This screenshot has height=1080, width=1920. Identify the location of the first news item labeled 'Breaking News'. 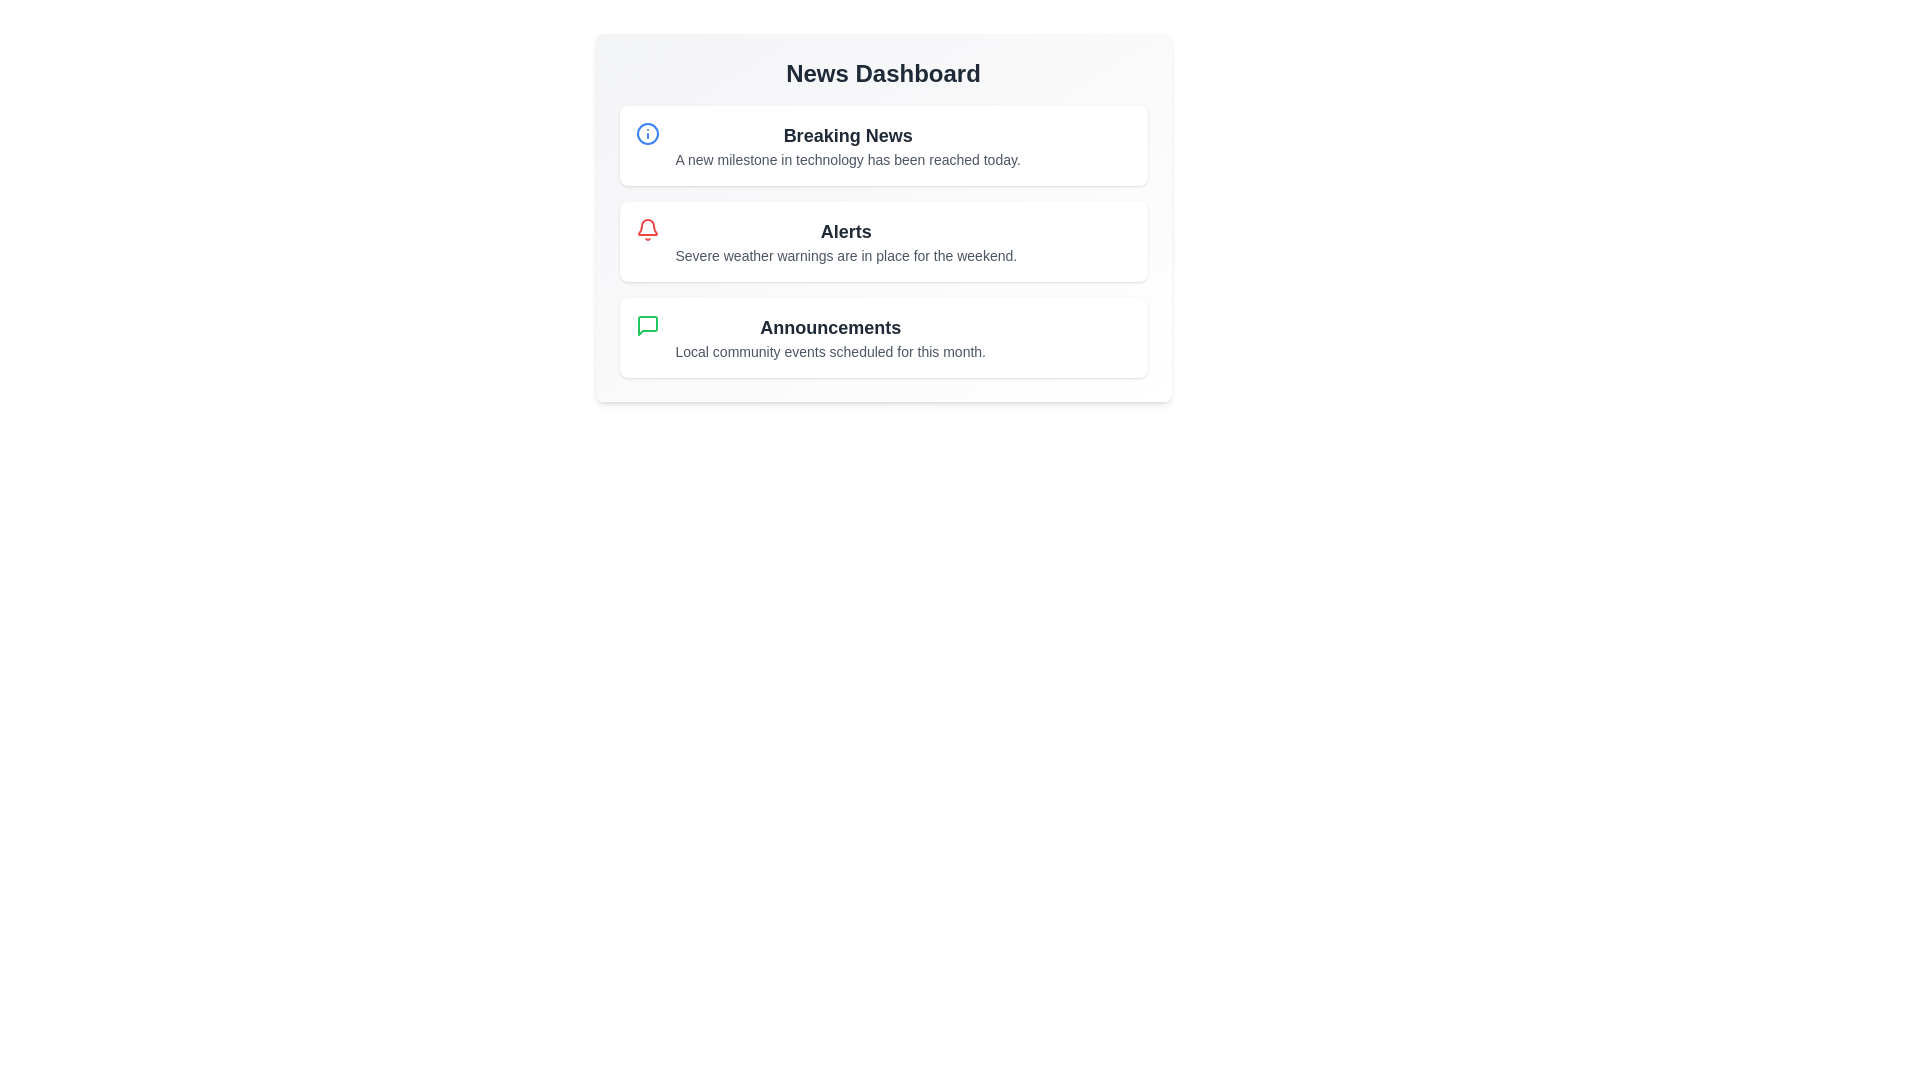
(882, 145).